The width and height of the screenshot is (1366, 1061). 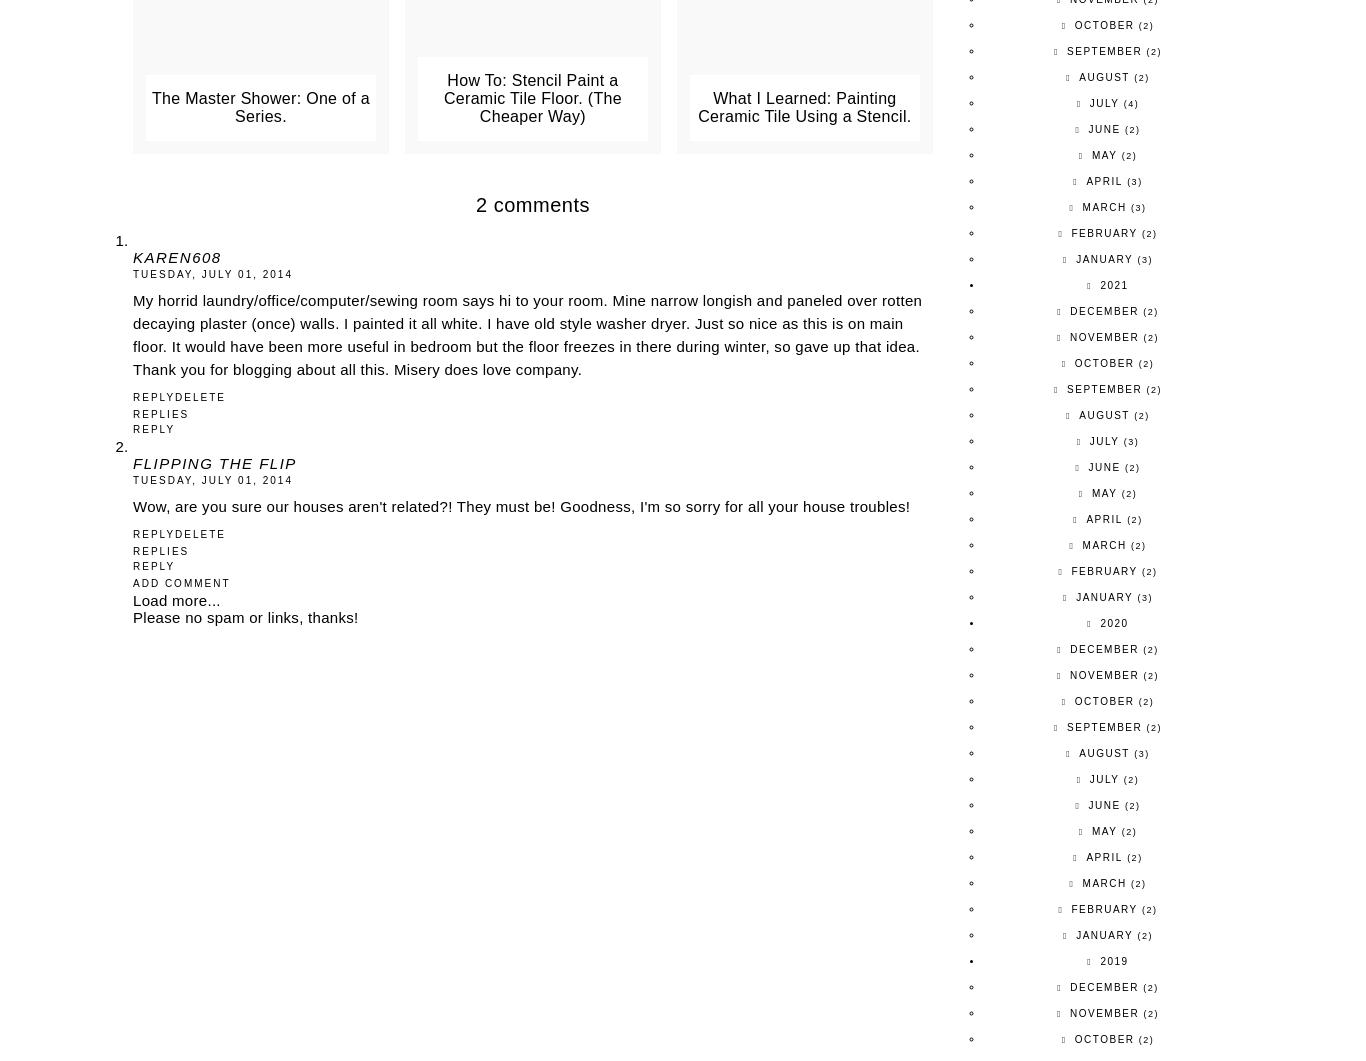 I want to click on '2020', so click(x=1112, y=622).